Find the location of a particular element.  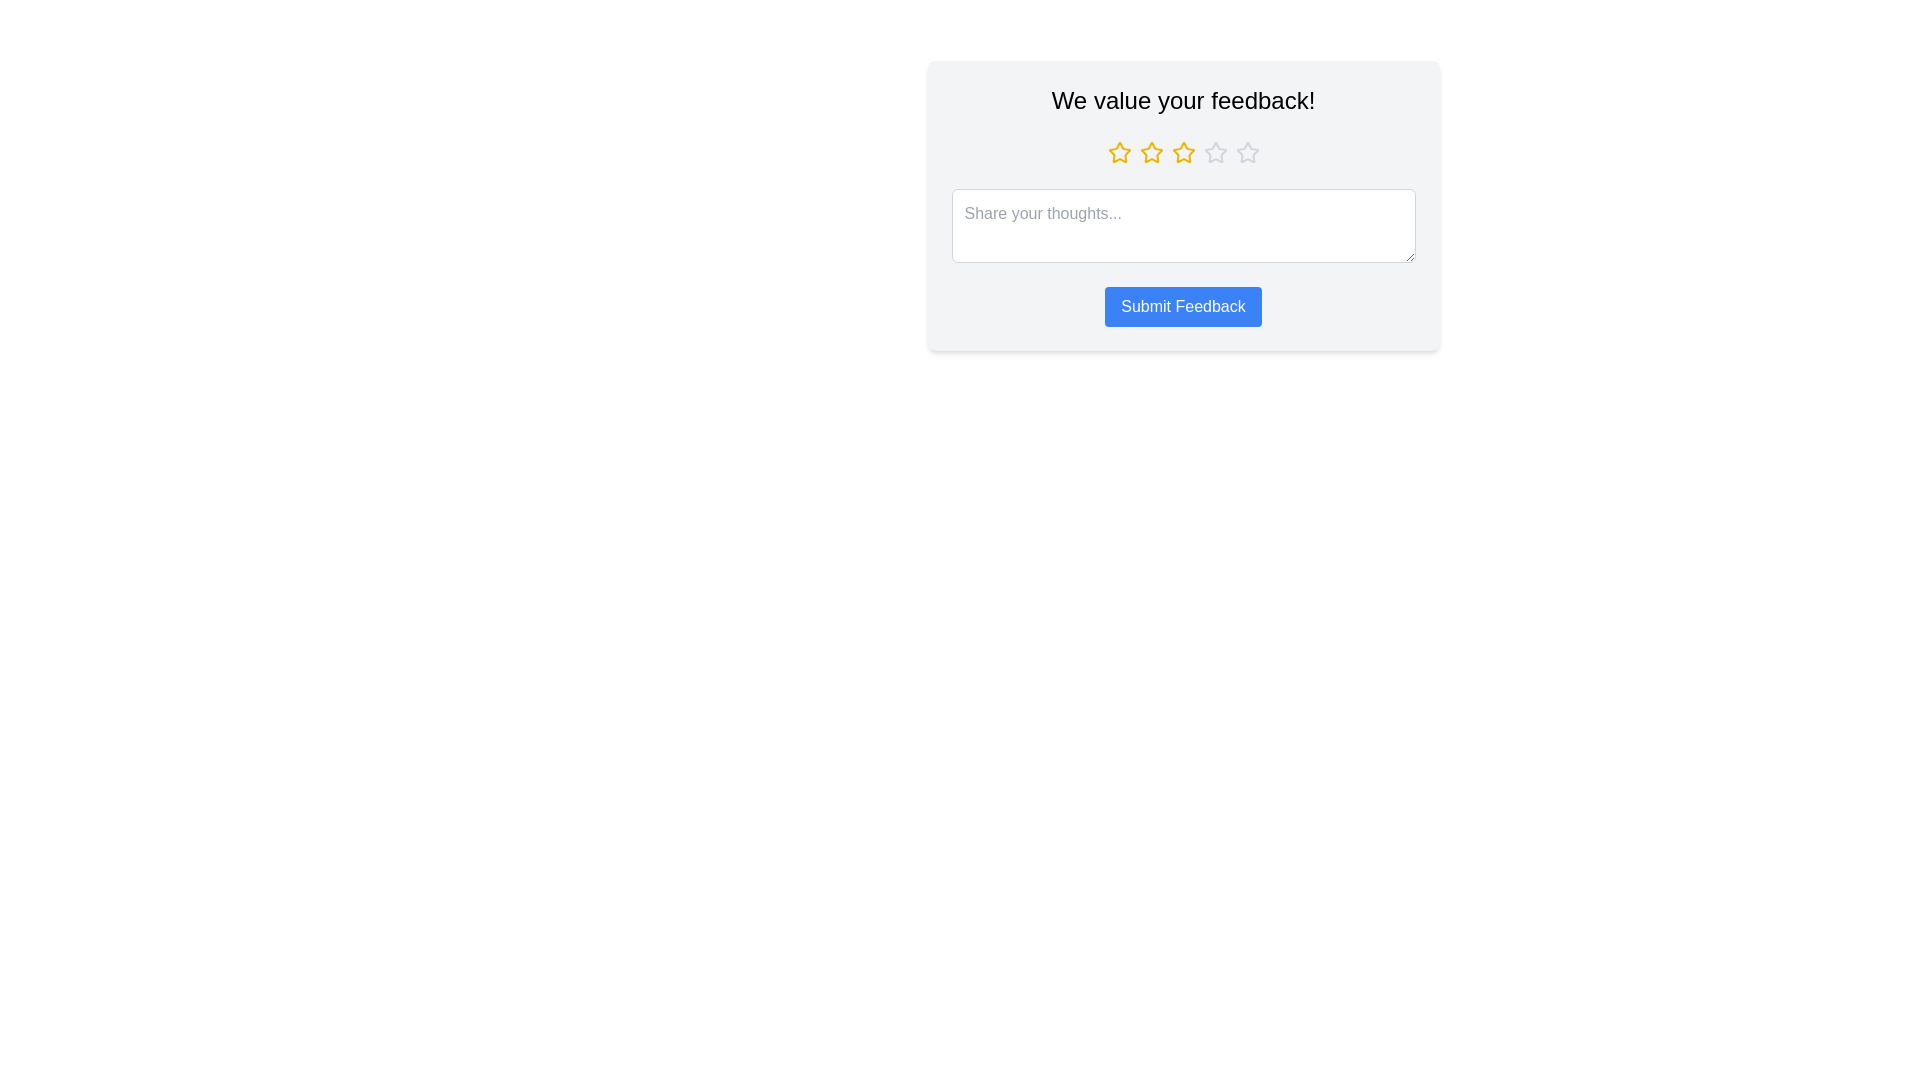

the fourth star icon in the horizontal row is located at coordinates (1214, 151).